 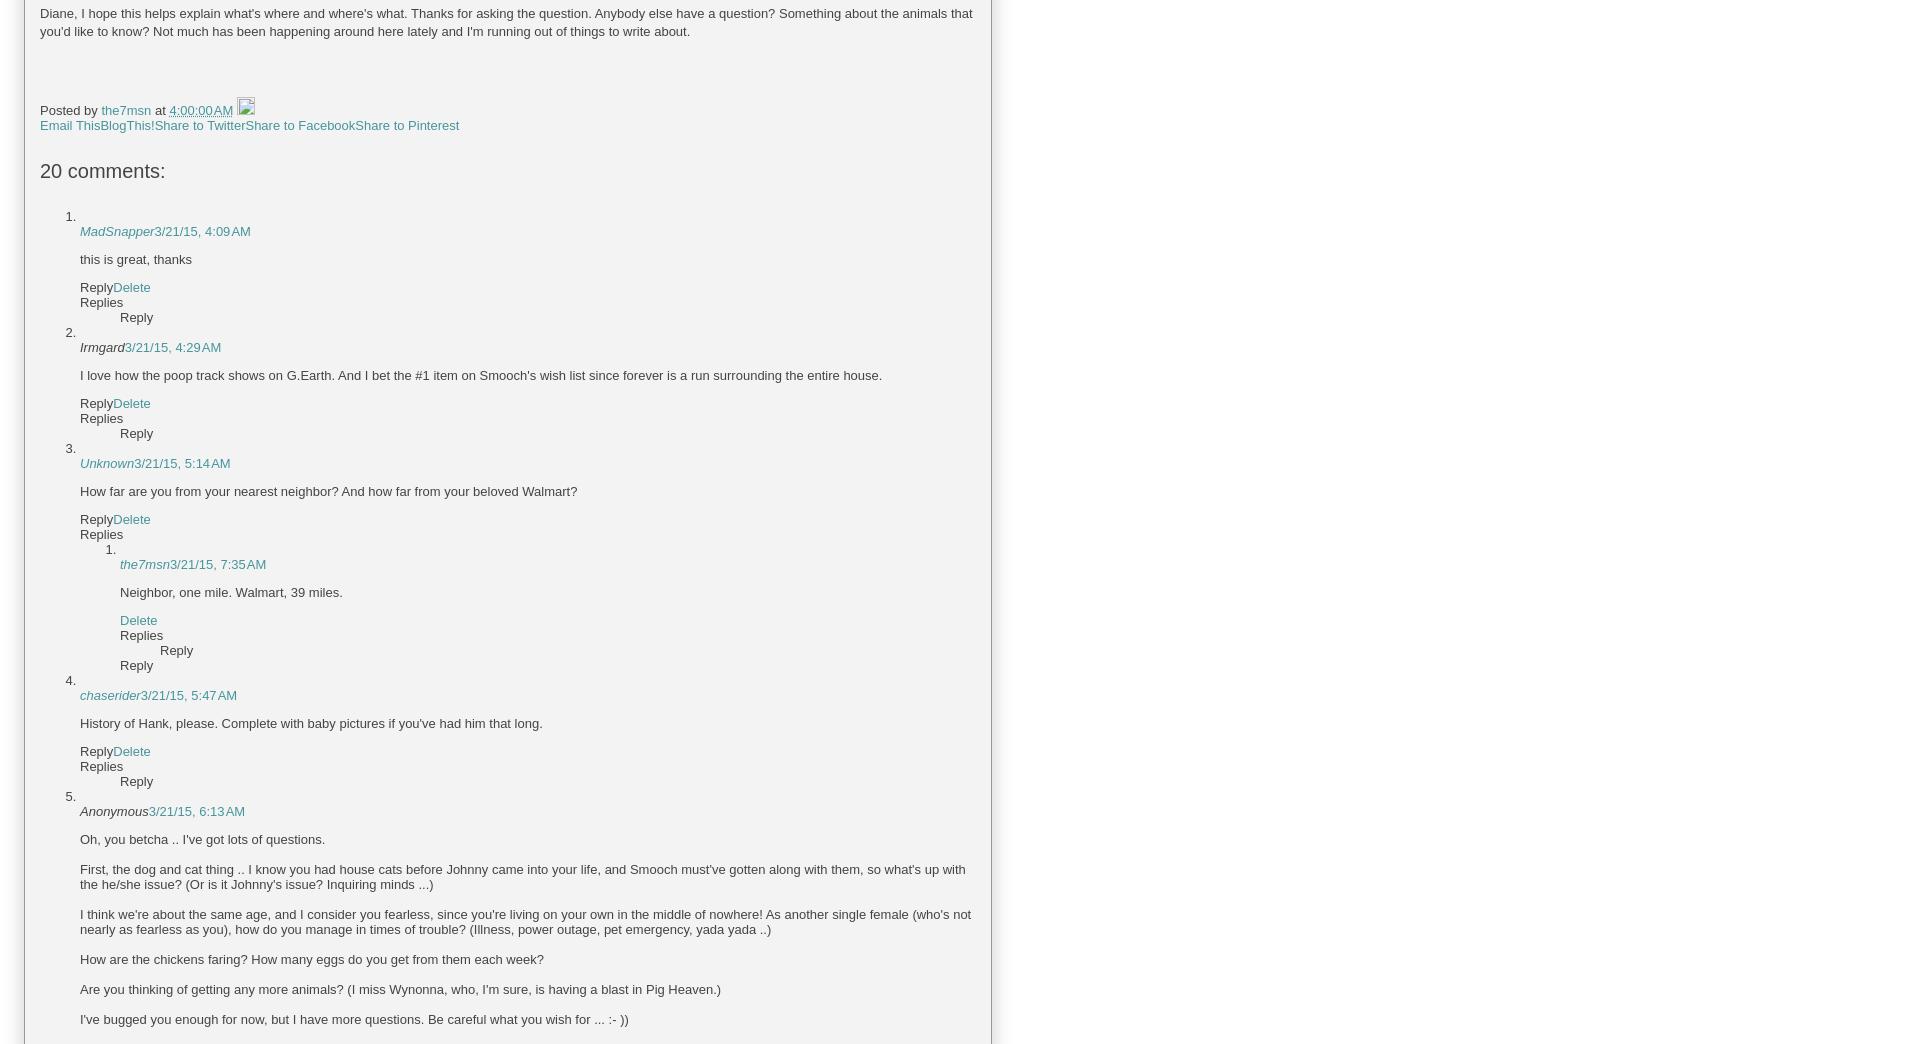 What do you see at coordinates (132, 463) in the screenshot?
I see `'3/21/15, 5:14 AM'` at bounding box center [132, 463].